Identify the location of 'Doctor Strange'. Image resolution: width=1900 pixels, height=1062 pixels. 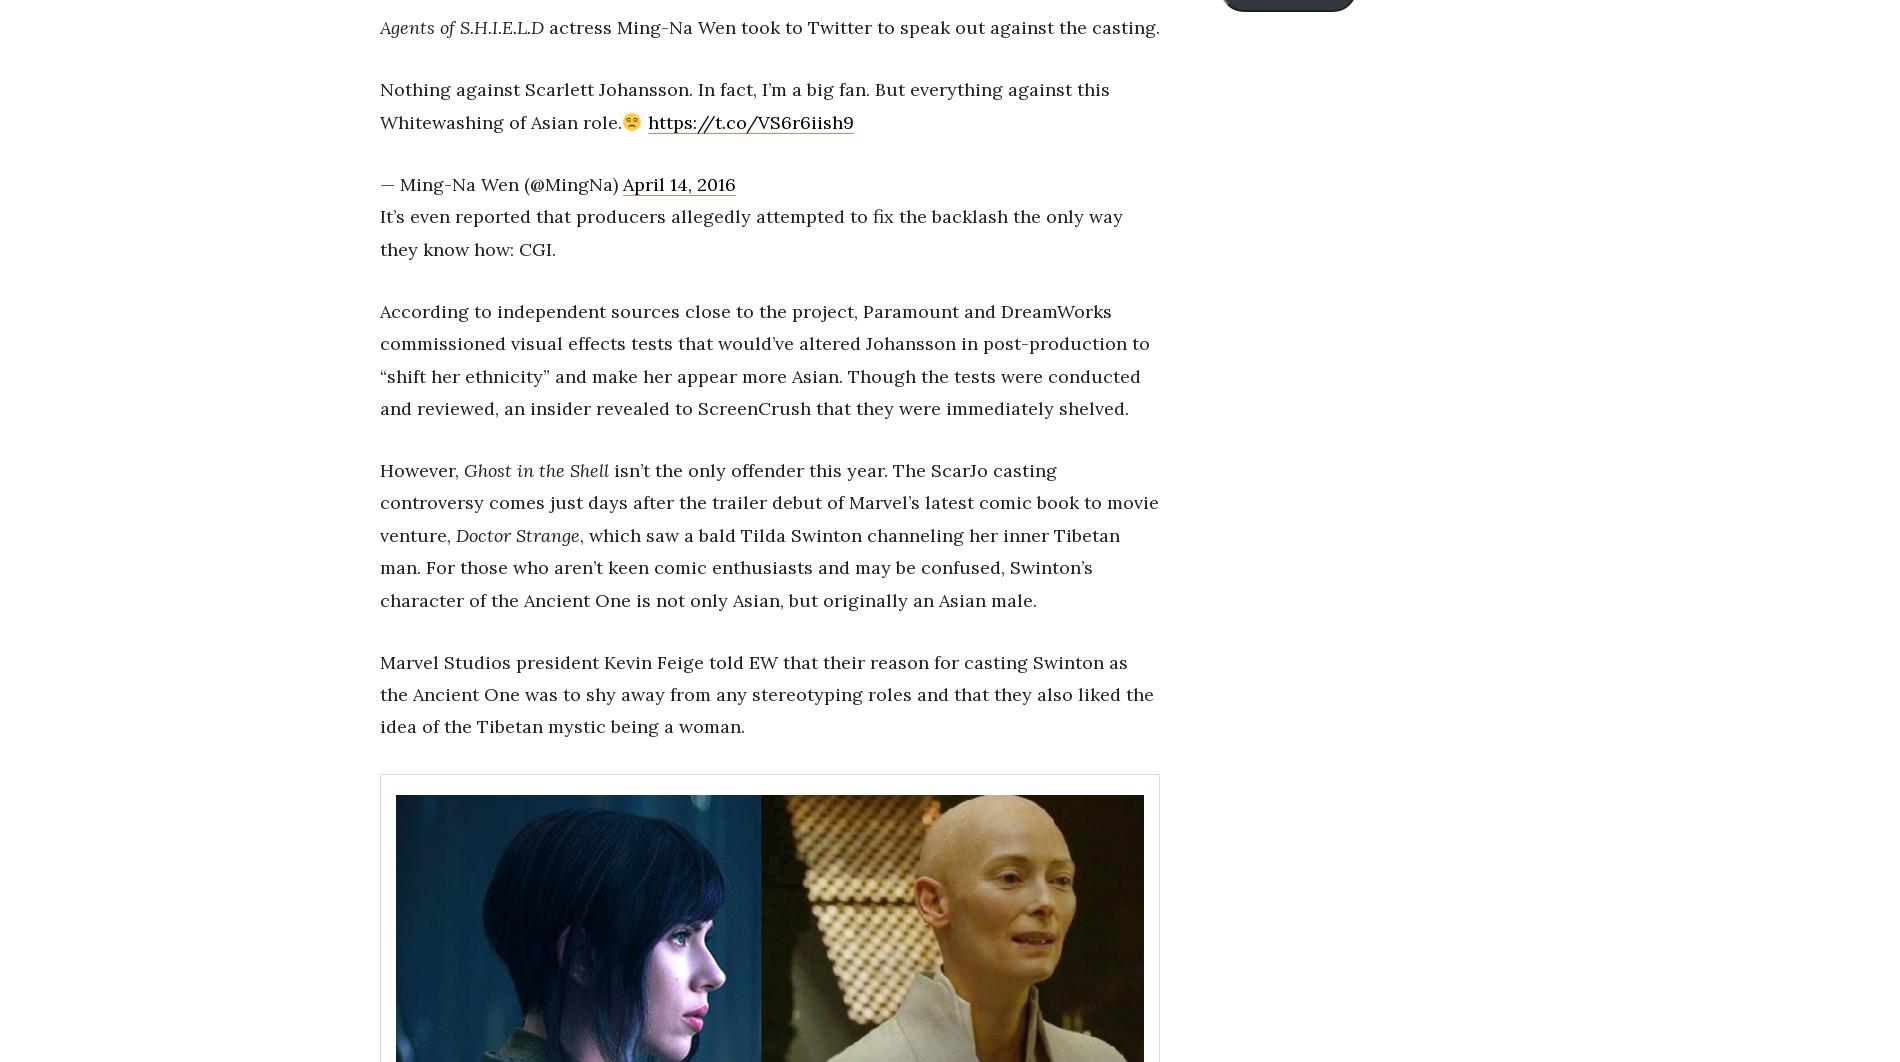
(517, 534).